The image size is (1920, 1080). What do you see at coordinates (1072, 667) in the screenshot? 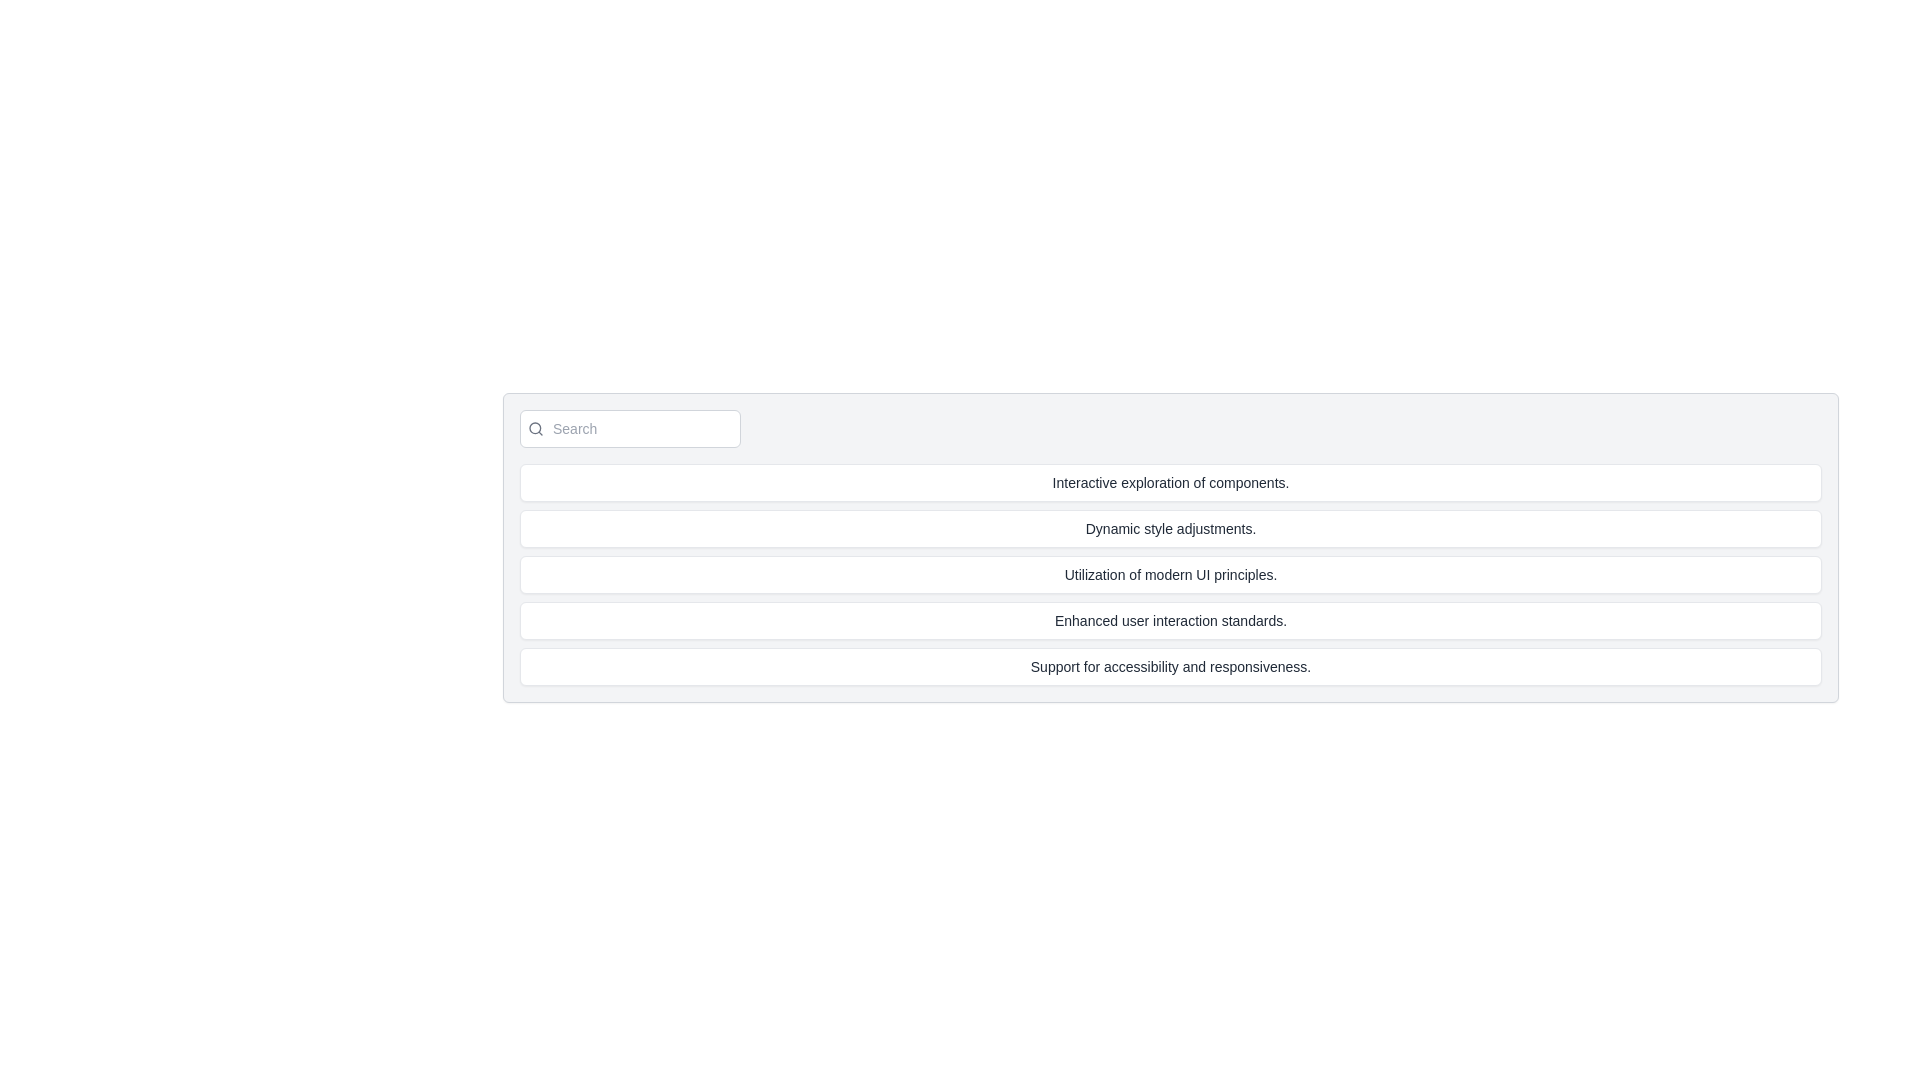
I see `the last letter 'r' of the word 'Support' in the fifth row of a vertically aligned list of textual items` at bounding box center [1072, 667].